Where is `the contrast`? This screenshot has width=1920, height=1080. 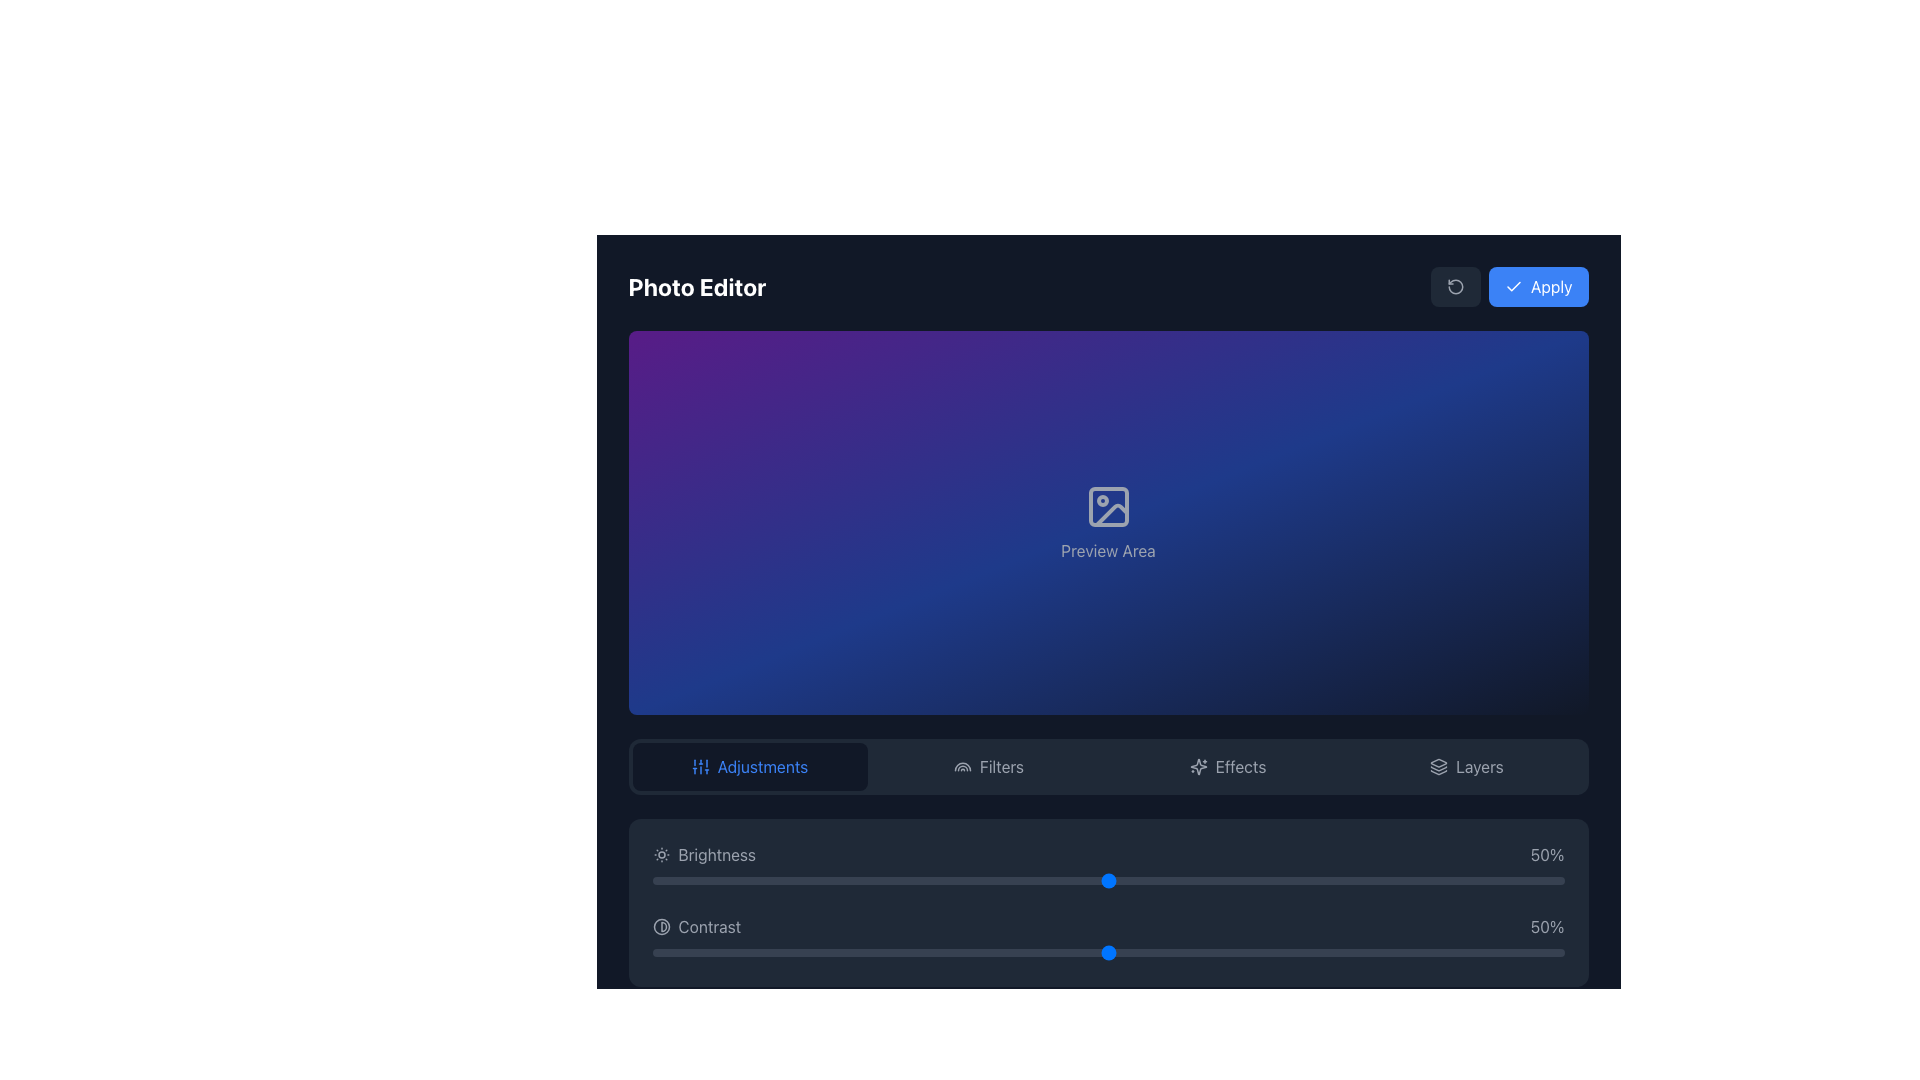
the contrast is located at coordinates (679, 951).